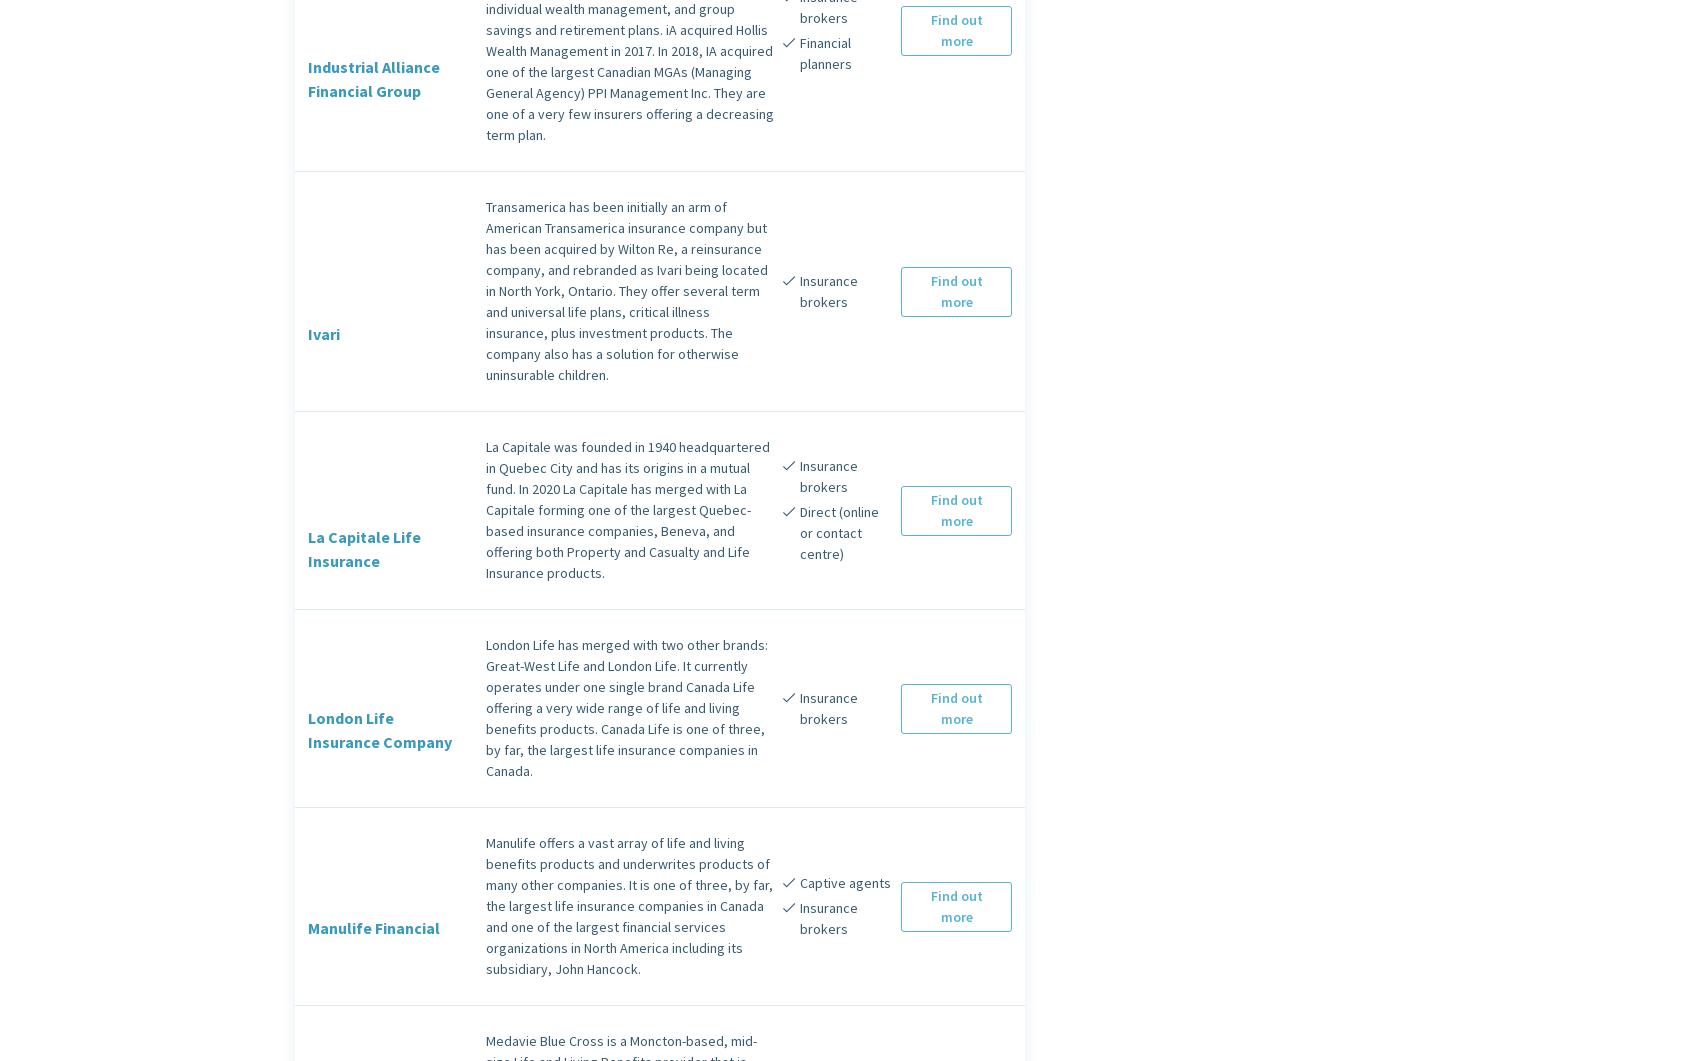 The height and width of the screenshot is (1061, 1700). I want to click on 'Financial planners', so click(824, 52).